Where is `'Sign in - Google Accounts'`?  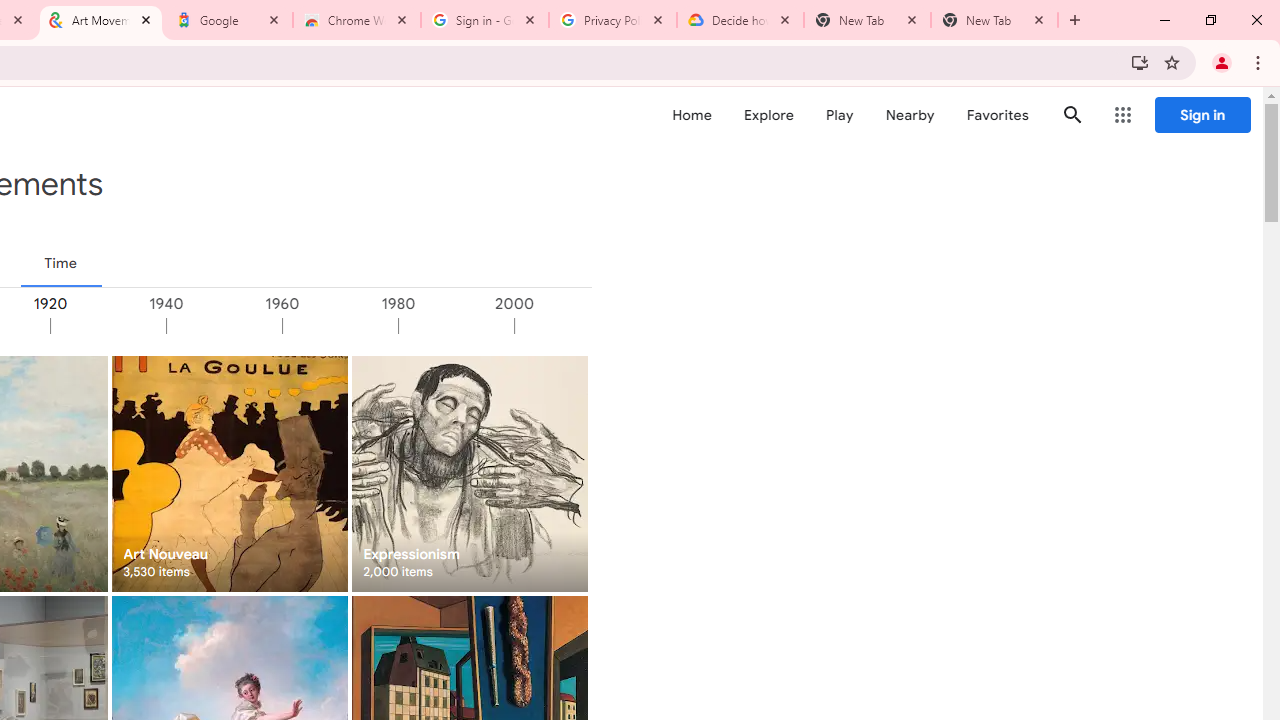
'Sign in - Google Accounts' is located at coordinates (485, 20).